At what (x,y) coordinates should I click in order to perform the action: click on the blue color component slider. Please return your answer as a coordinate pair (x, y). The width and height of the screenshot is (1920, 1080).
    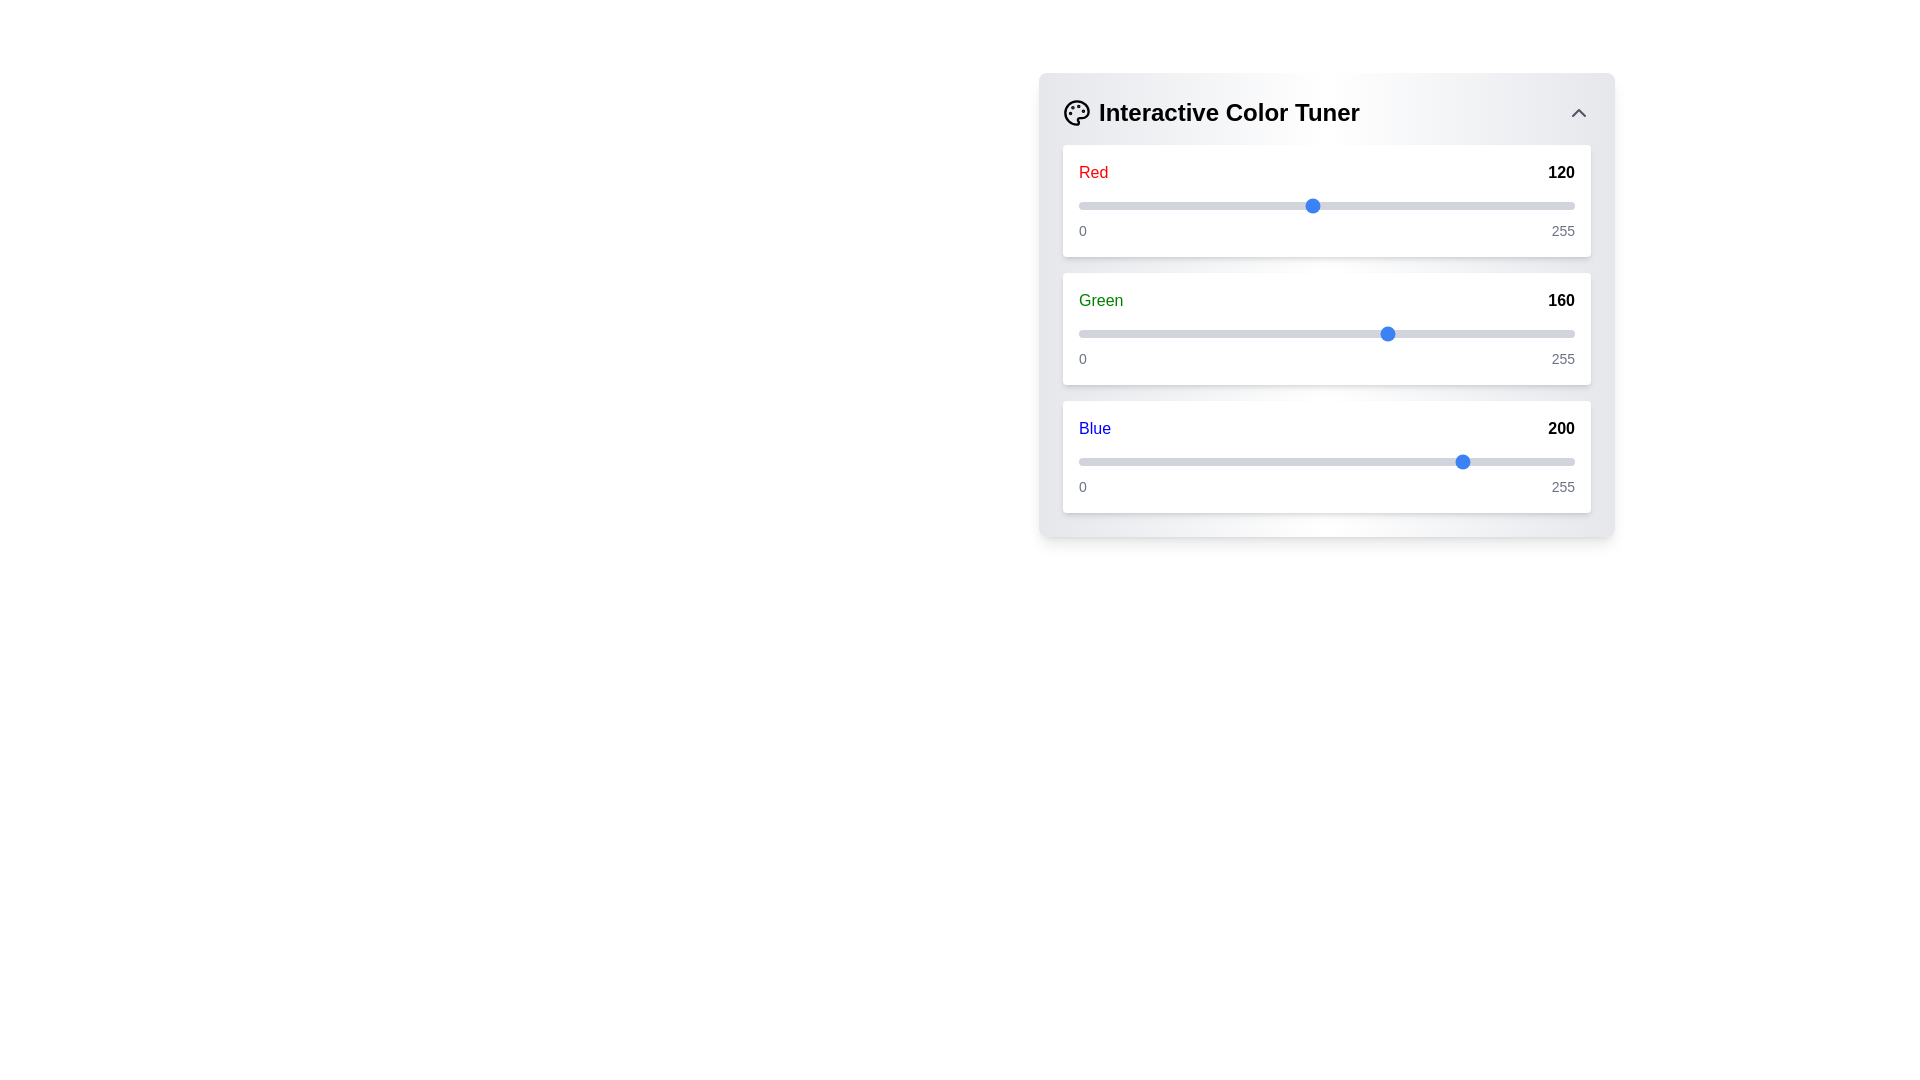
    Looking at the image, I should click on (1326, 456).